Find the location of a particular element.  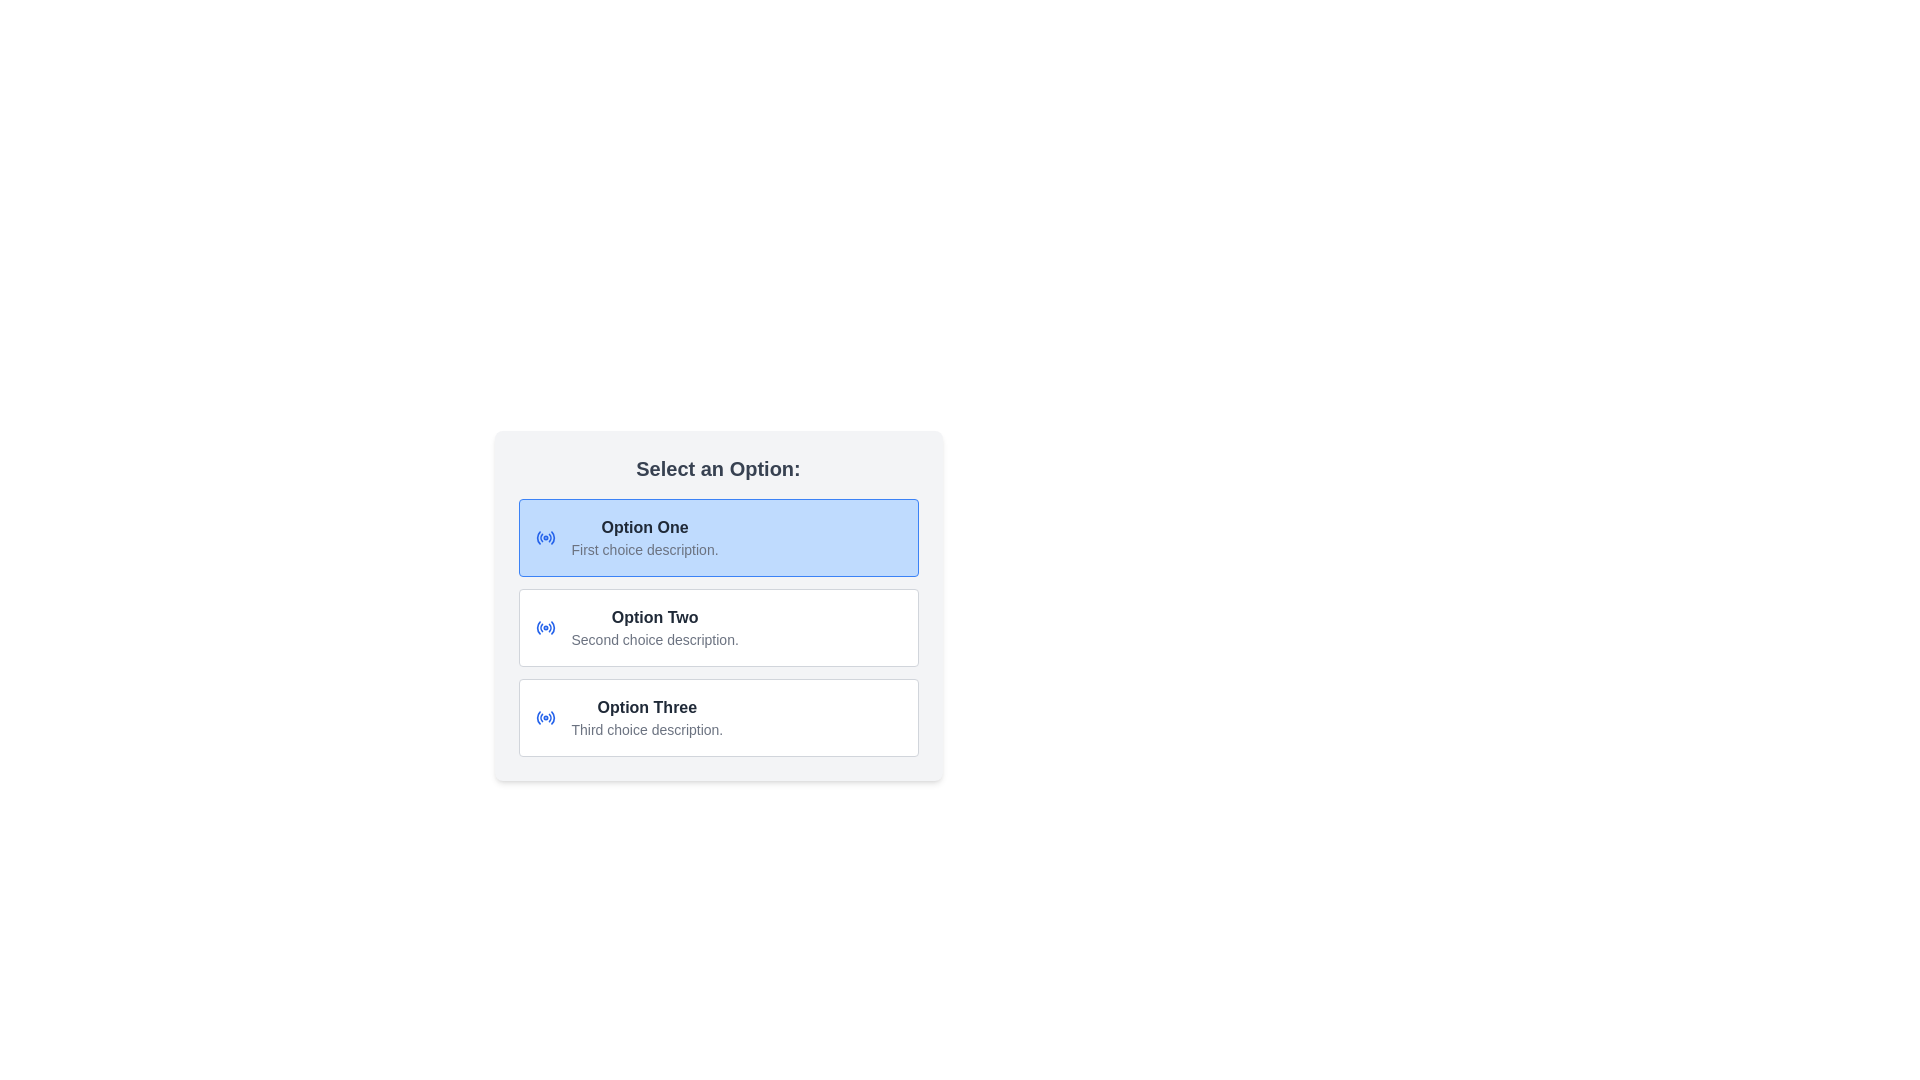

the Text Label that describes the 'Option One' choice, located below the main title 'Option One' in the first option section of the selection interface is located at coordinates (645, 550).